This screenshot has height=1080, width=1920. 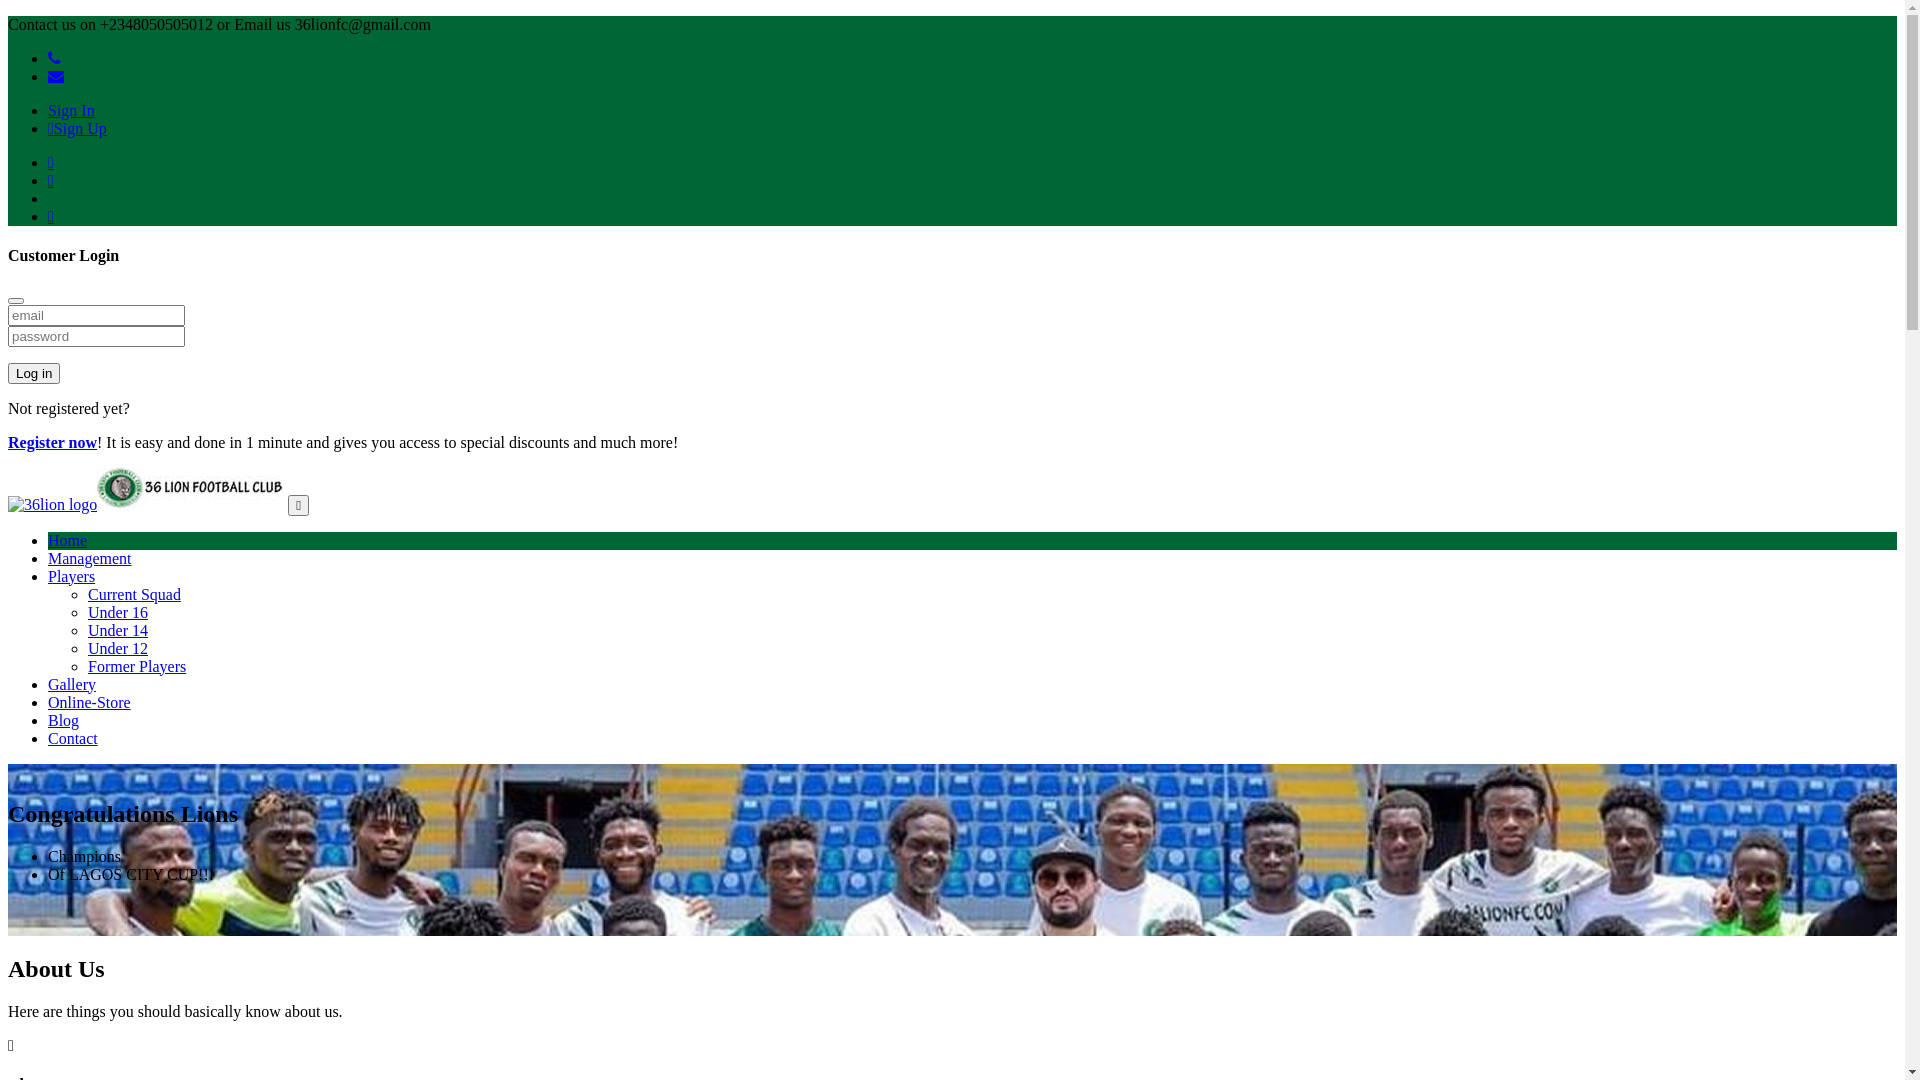 What do you see at coordinates (89, 558) in the screenshot?
I see `'Management'` at bounding box center [89, 558].